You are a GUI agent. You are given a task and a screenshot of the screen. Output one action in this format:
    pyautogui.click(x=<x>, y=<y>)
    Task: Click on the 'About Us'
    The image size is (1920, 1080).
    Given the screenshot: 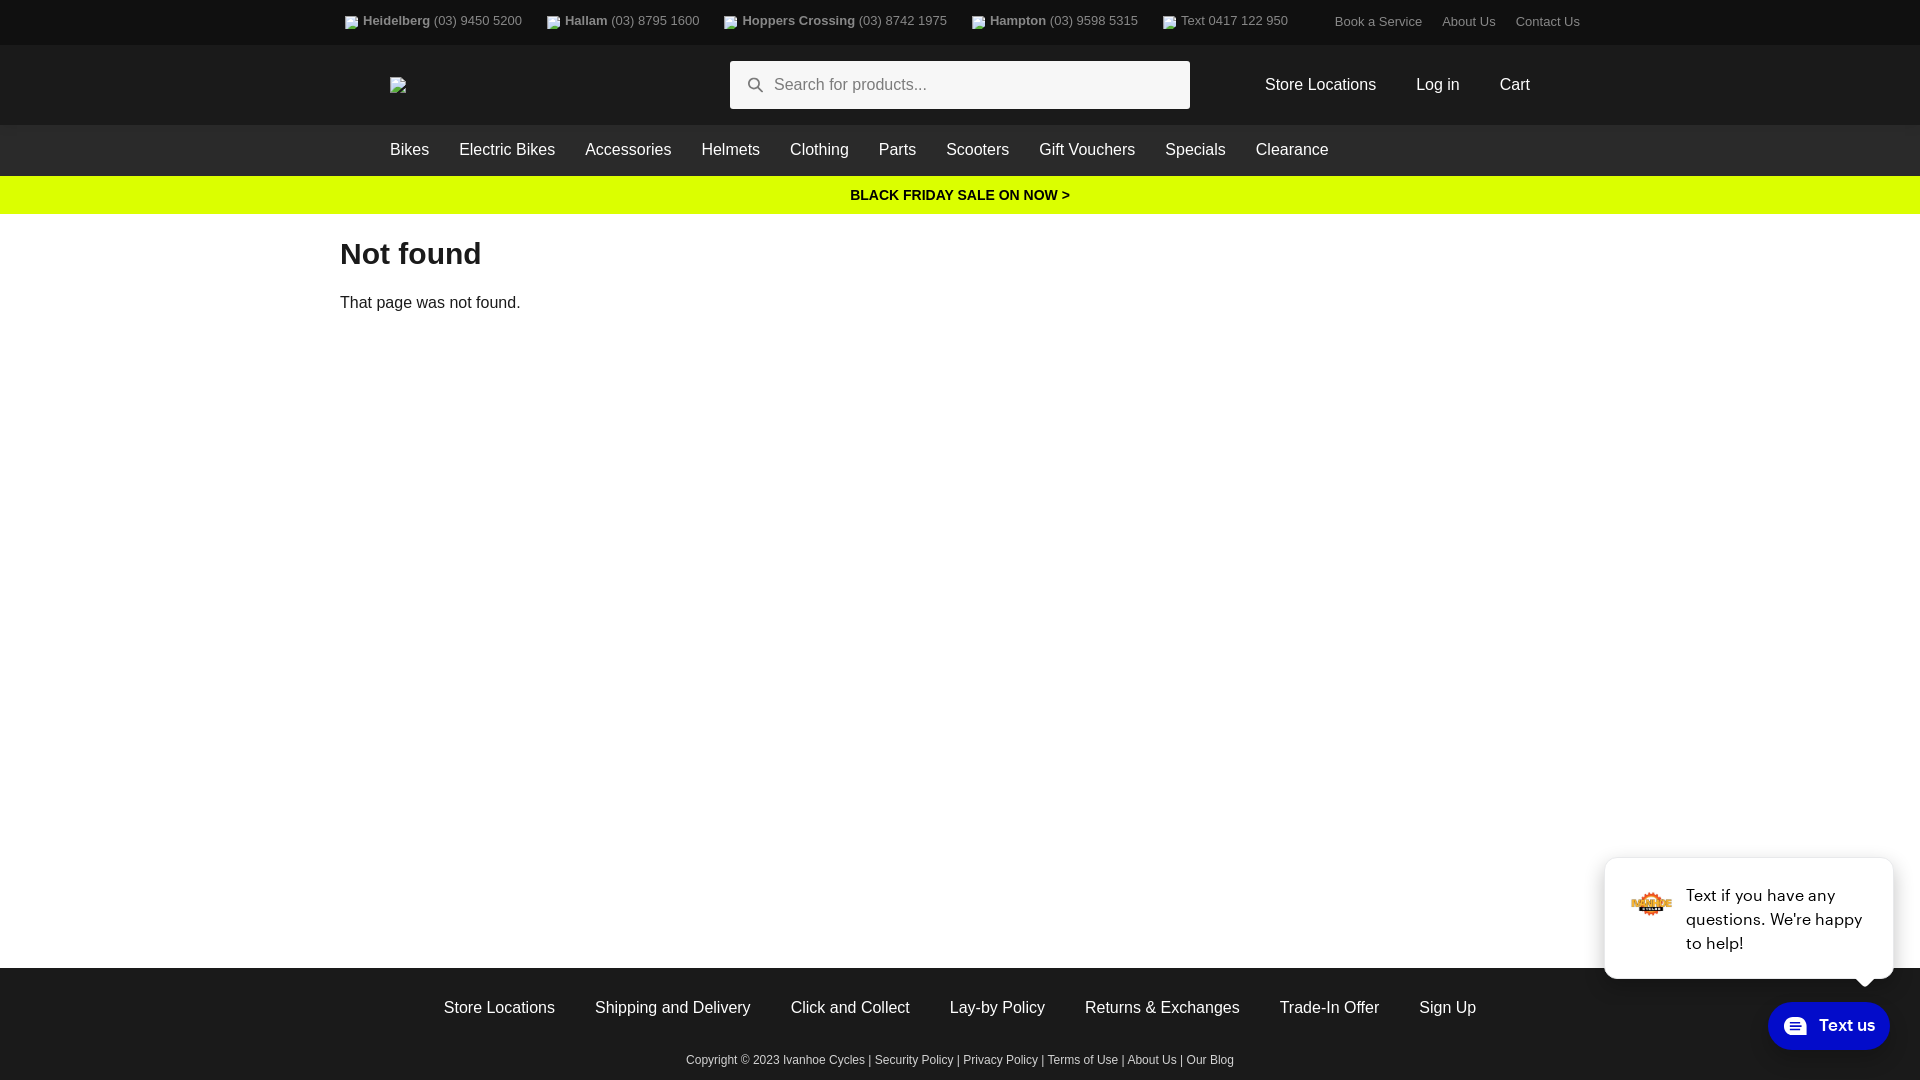 What is the action you would take?
    pyautogui.click(x=1151, y=1059)
    